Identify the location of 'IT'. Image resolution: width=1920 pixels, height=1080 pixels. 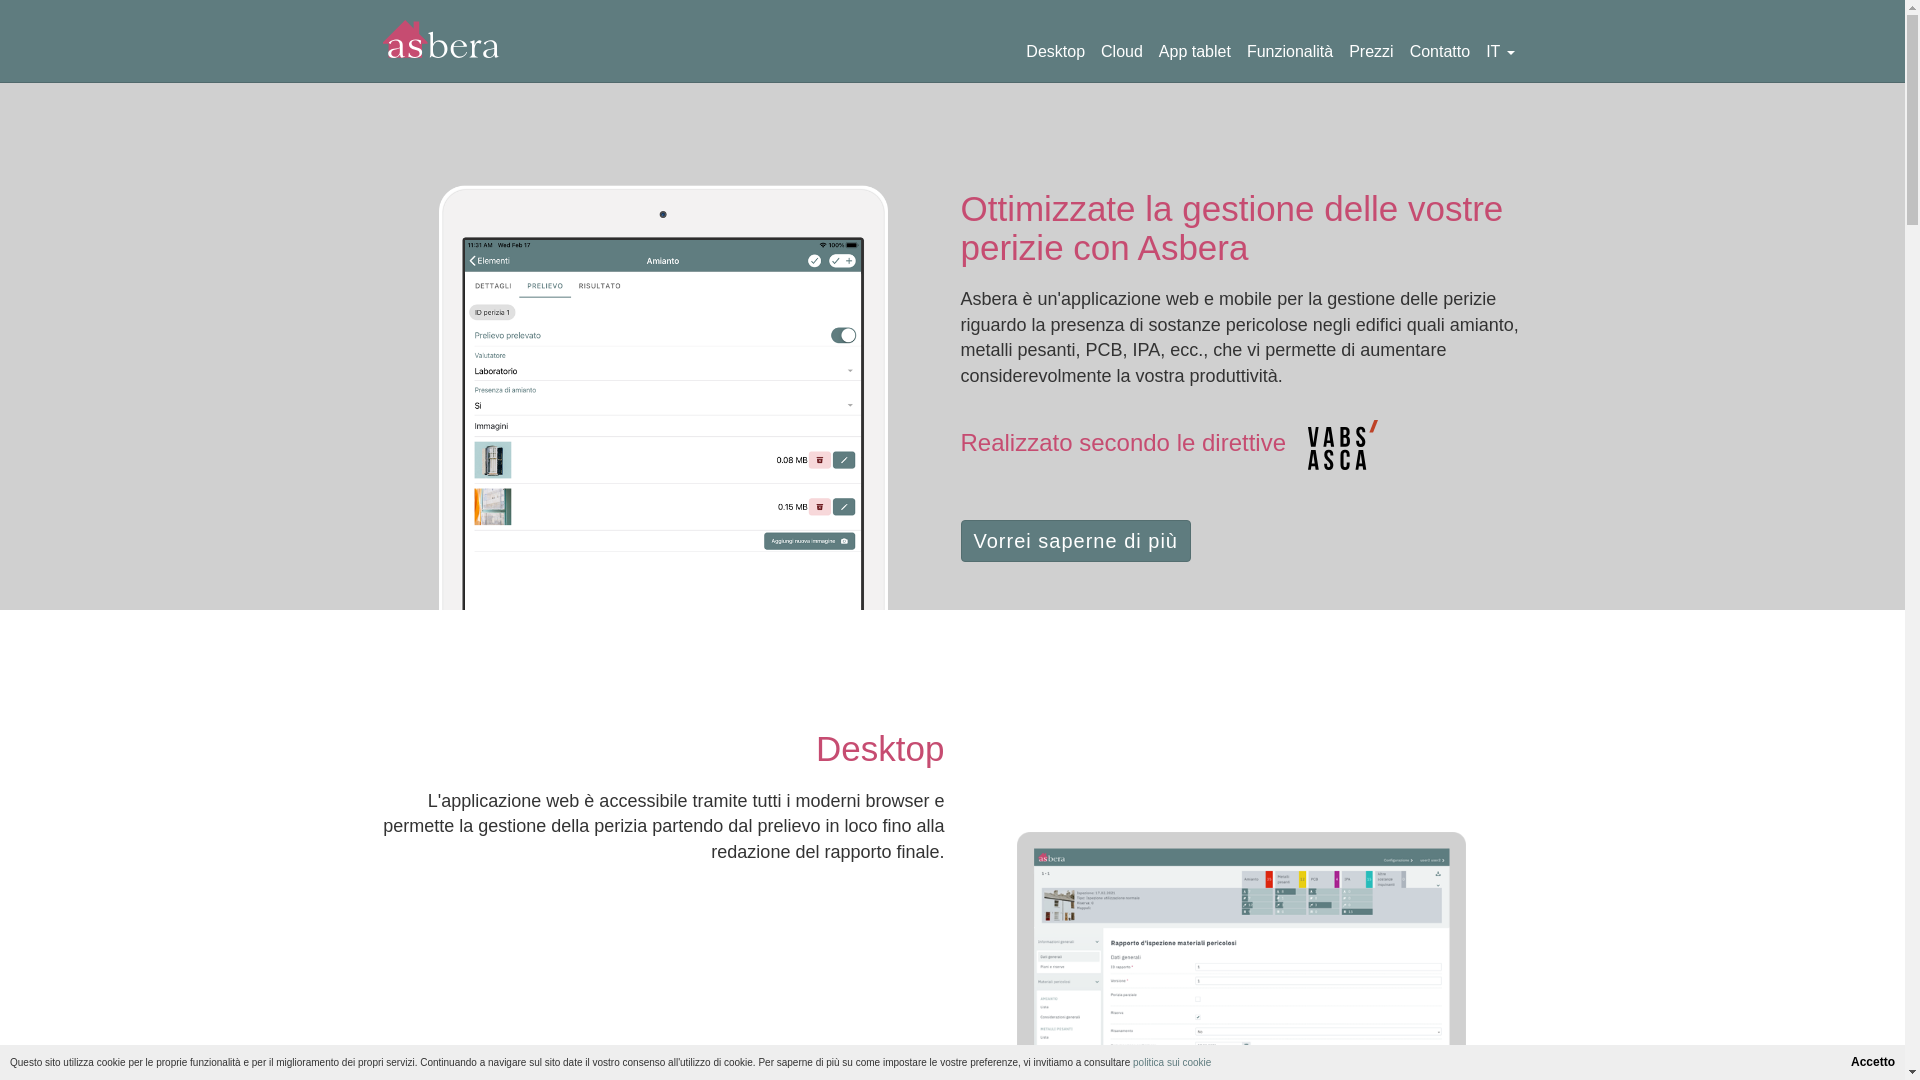
(1478, 44).